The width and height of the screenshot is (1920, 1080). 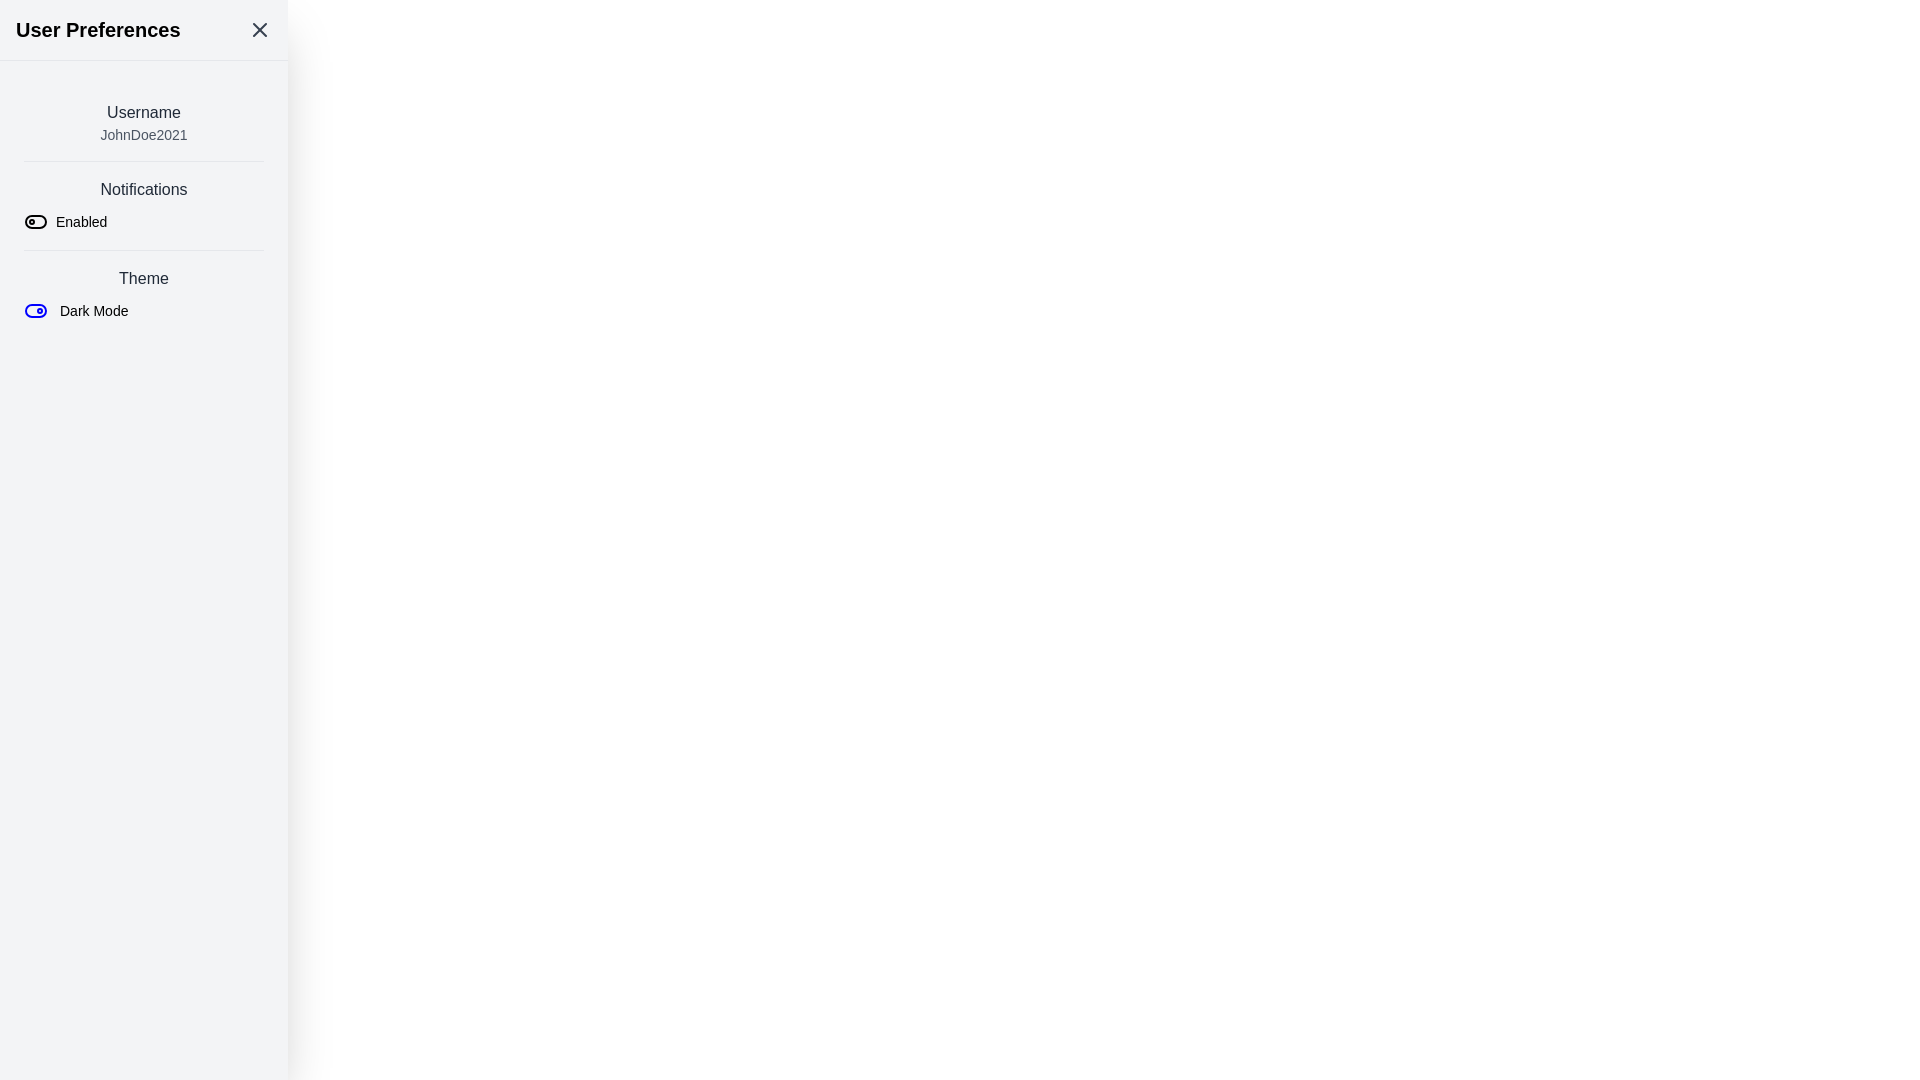 I want to click on the toggle control labeled 'Dark Mode' within the 'Theme' section of the 'User Preferences' panel, so click(x=143, y=294).